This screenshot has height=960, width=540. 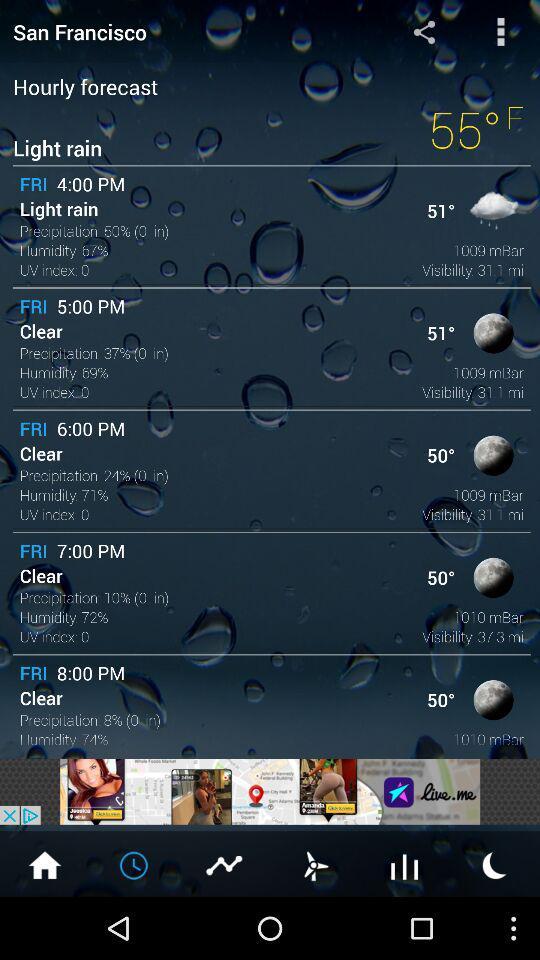 I want to click on the item above hourly forecast app, so click(x=179, y=30).